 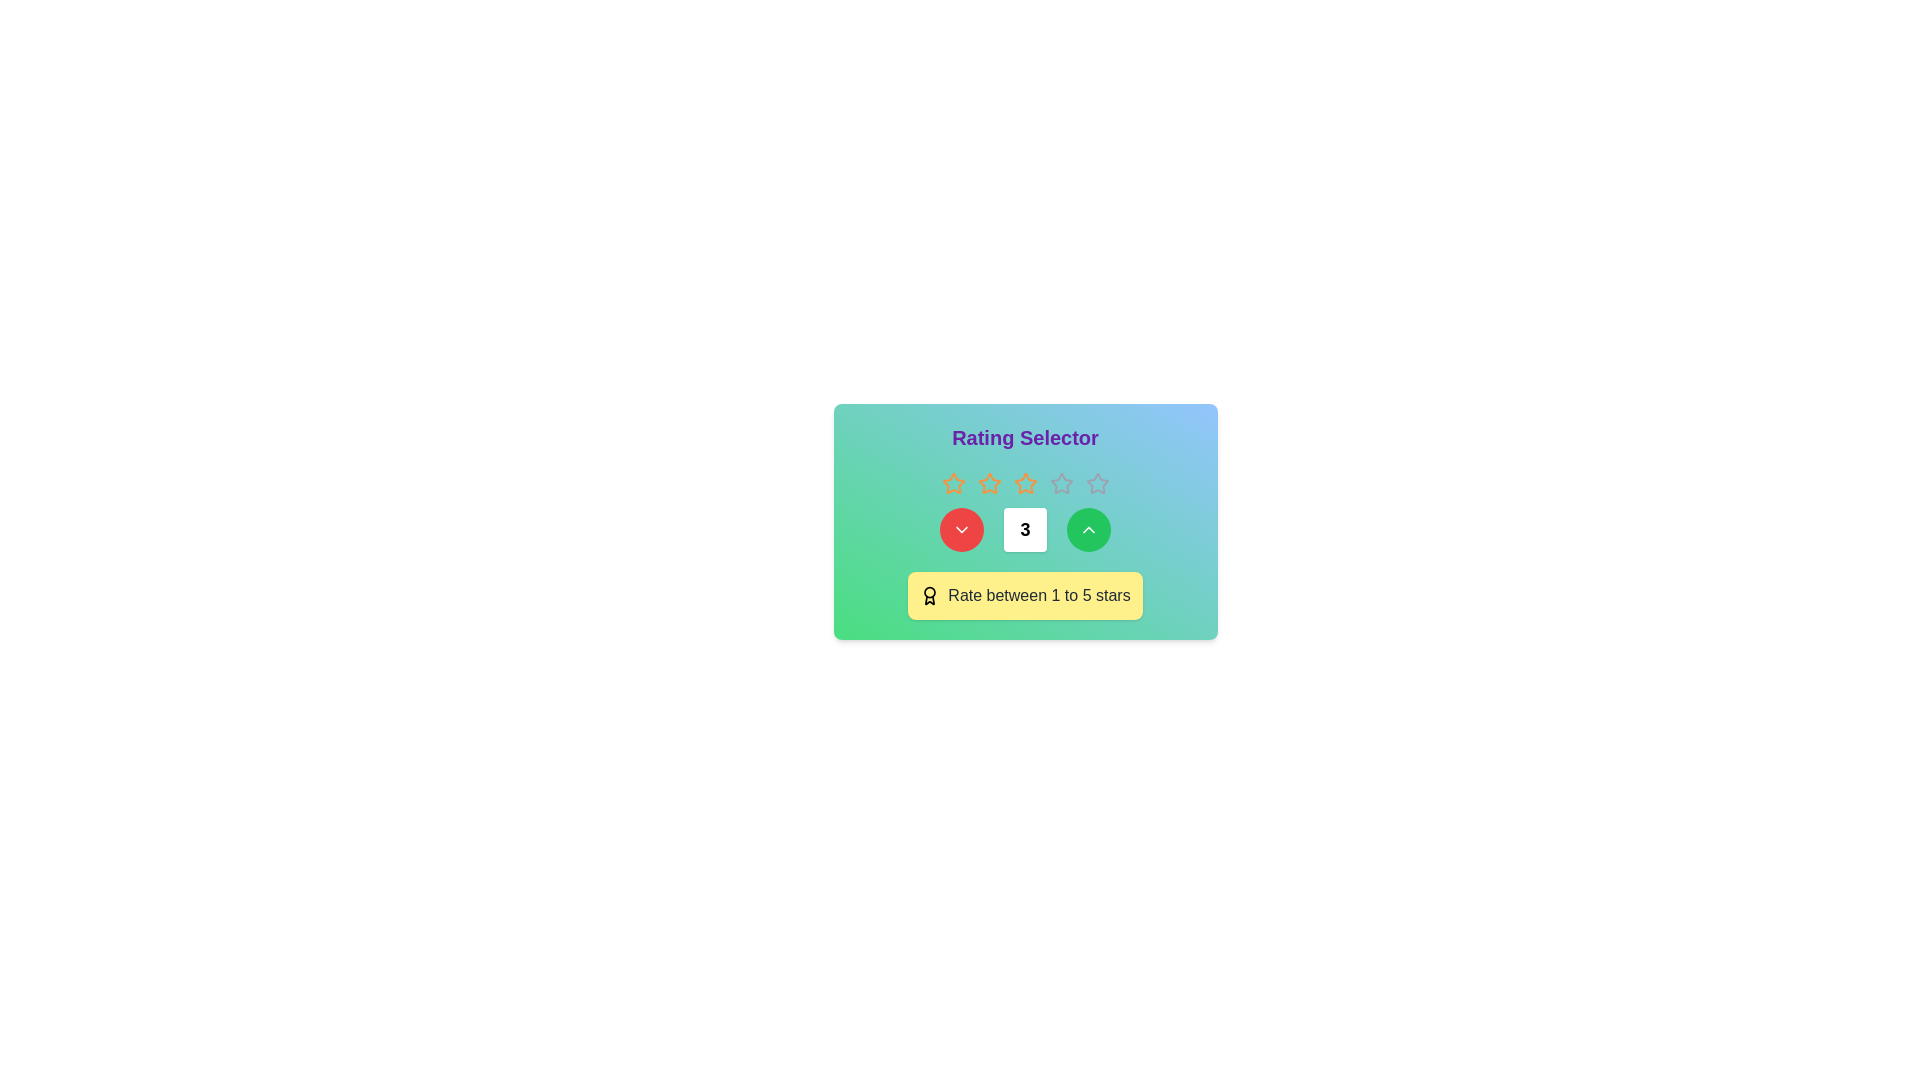 What do you see at coordinates (1087, 528) in the screenshot?
I see `the green circular button with a white upward chevron symbol for keyboard navigation` at bounding box center [1087, 528].